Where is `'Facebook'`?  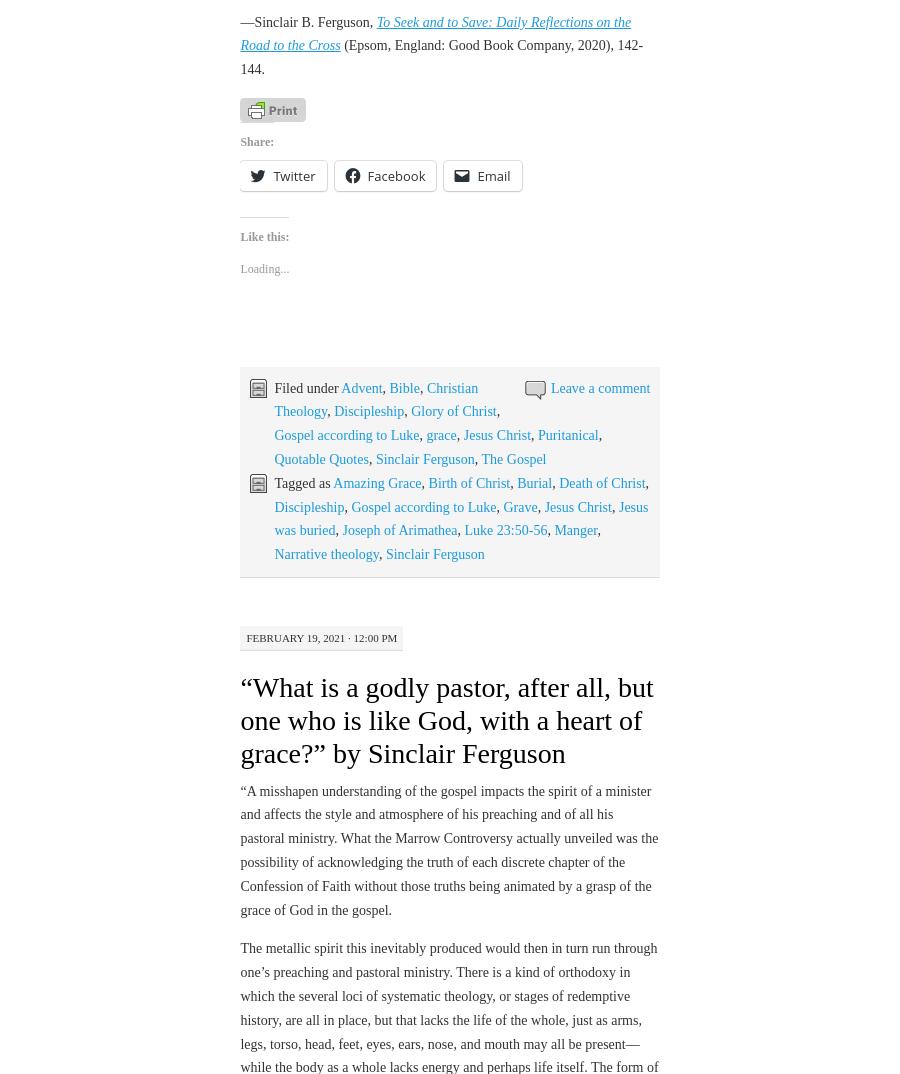
'Facebook' is located at coordinates (396, 176).